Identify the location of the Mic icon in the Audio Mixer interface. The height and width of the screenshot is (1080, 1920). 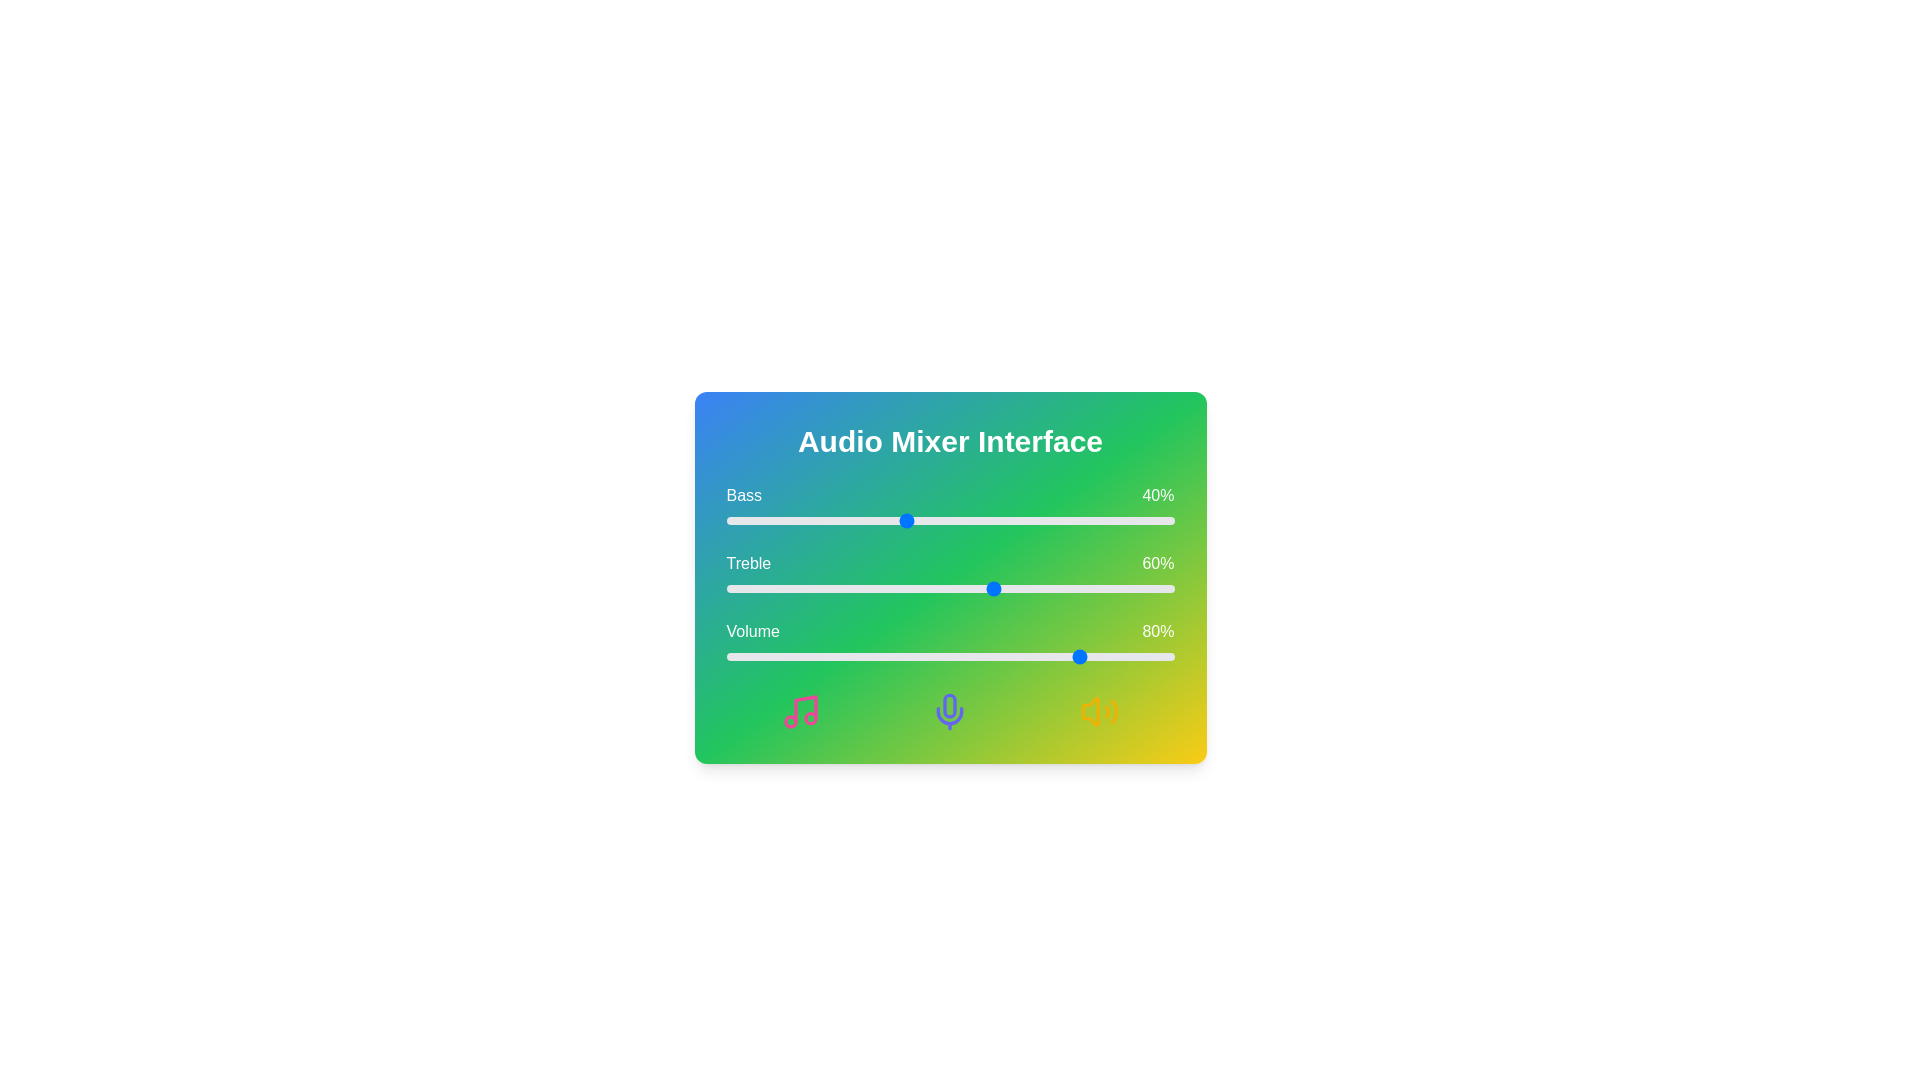
(949, 711).